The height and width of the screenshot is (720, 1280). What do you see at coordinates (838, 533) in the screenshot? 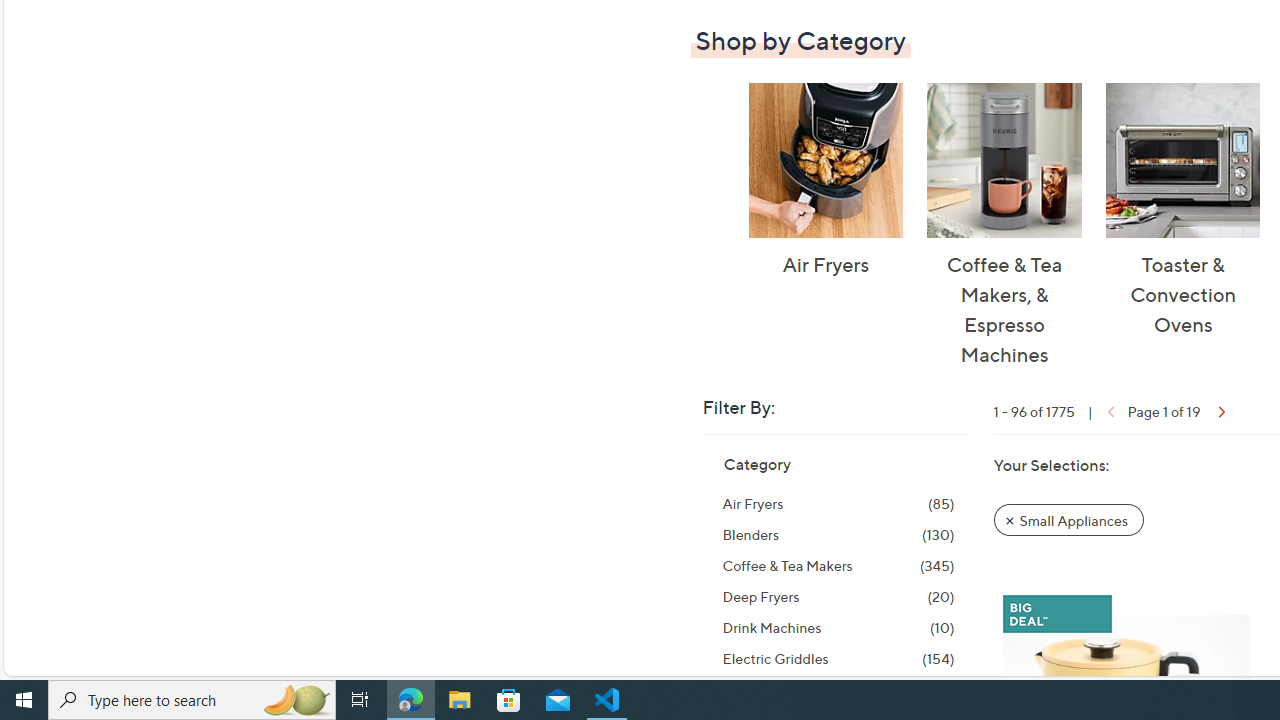
I see `'Blenders, 130 items'` at bounding box center [838, 533].